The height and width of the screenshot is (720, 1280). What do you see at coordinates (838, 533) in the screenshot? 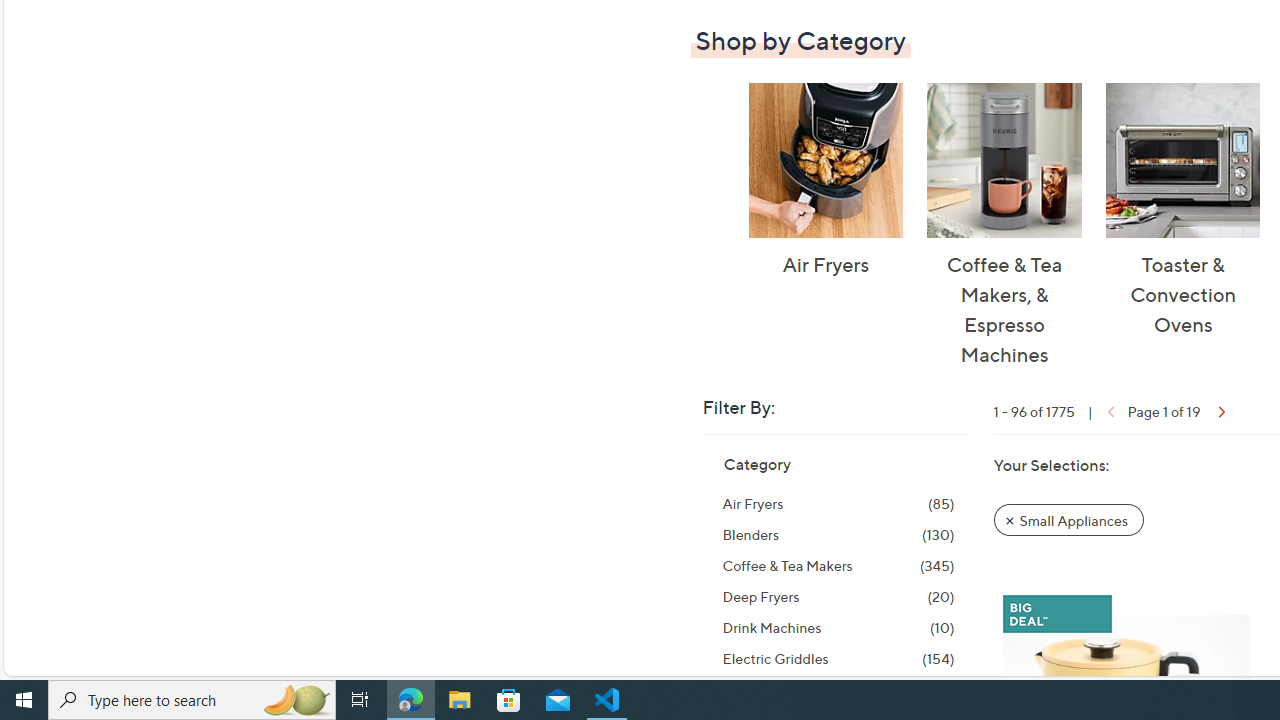
I see `'Blenders, 130 items'` at bounding box center [838, 533].